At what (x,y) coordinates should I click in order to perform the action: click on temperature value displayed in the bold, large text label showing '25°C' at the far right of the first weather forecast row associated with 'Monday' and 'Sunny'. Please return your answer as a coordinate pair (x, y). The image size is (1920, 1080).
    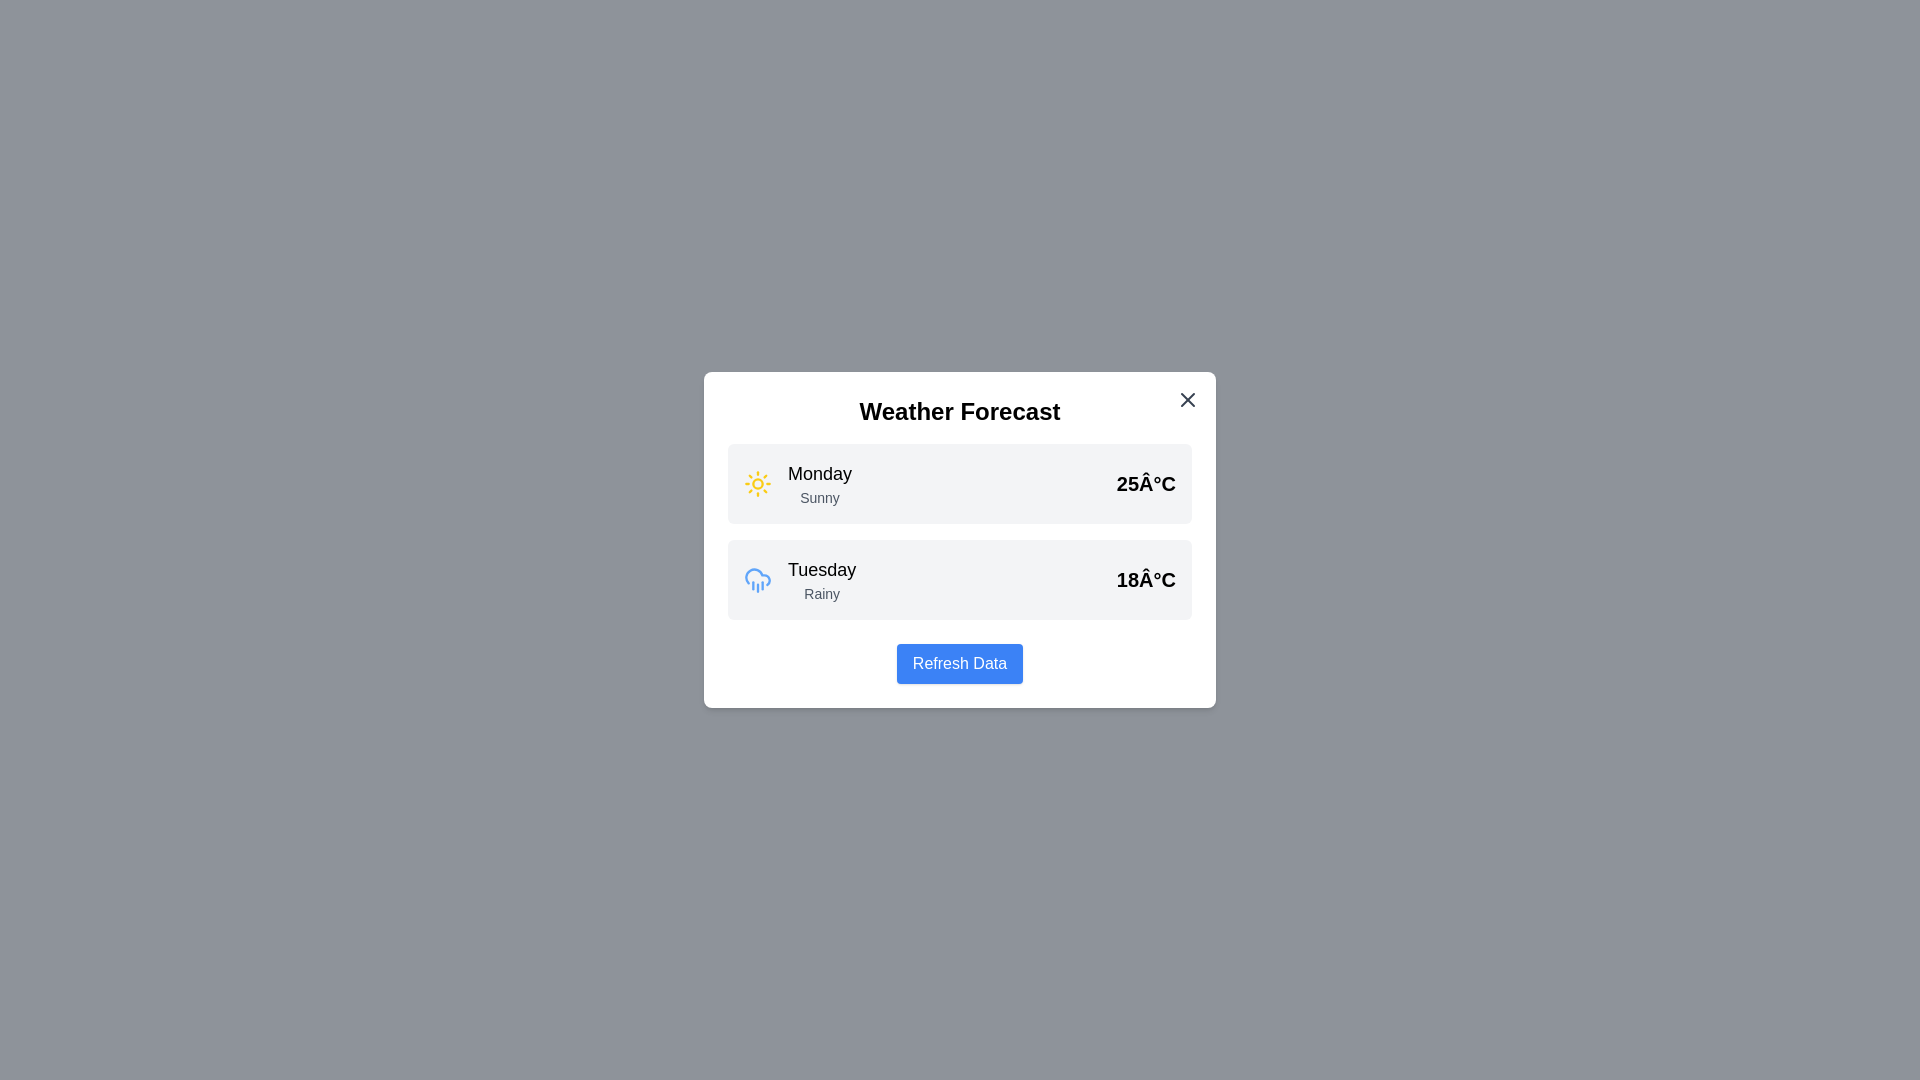
    Looking at the image, I should click on (1146, 483).